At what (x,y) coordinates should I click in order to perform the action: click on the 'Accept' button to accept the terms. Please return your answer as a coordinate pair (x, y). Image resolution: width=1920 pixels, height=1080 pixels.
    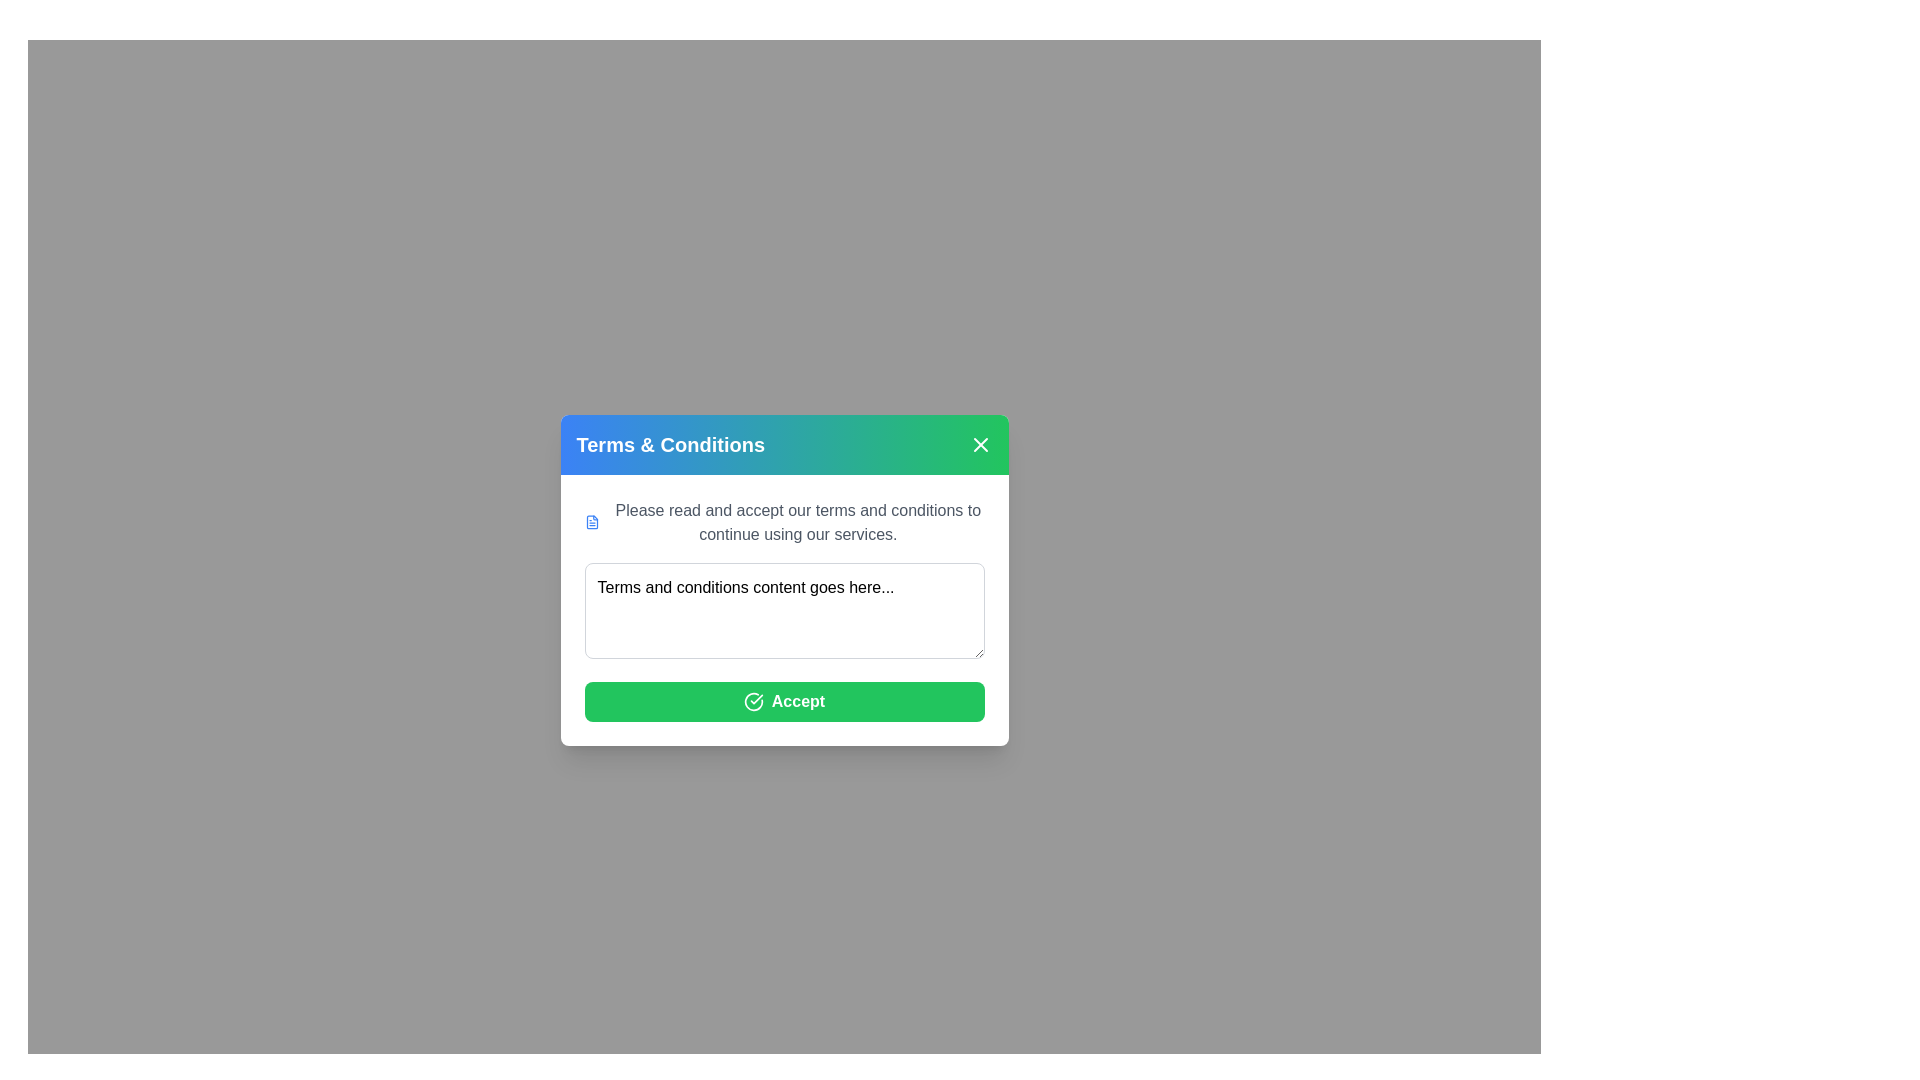
    Looking at the image, I should click on (783, 700).